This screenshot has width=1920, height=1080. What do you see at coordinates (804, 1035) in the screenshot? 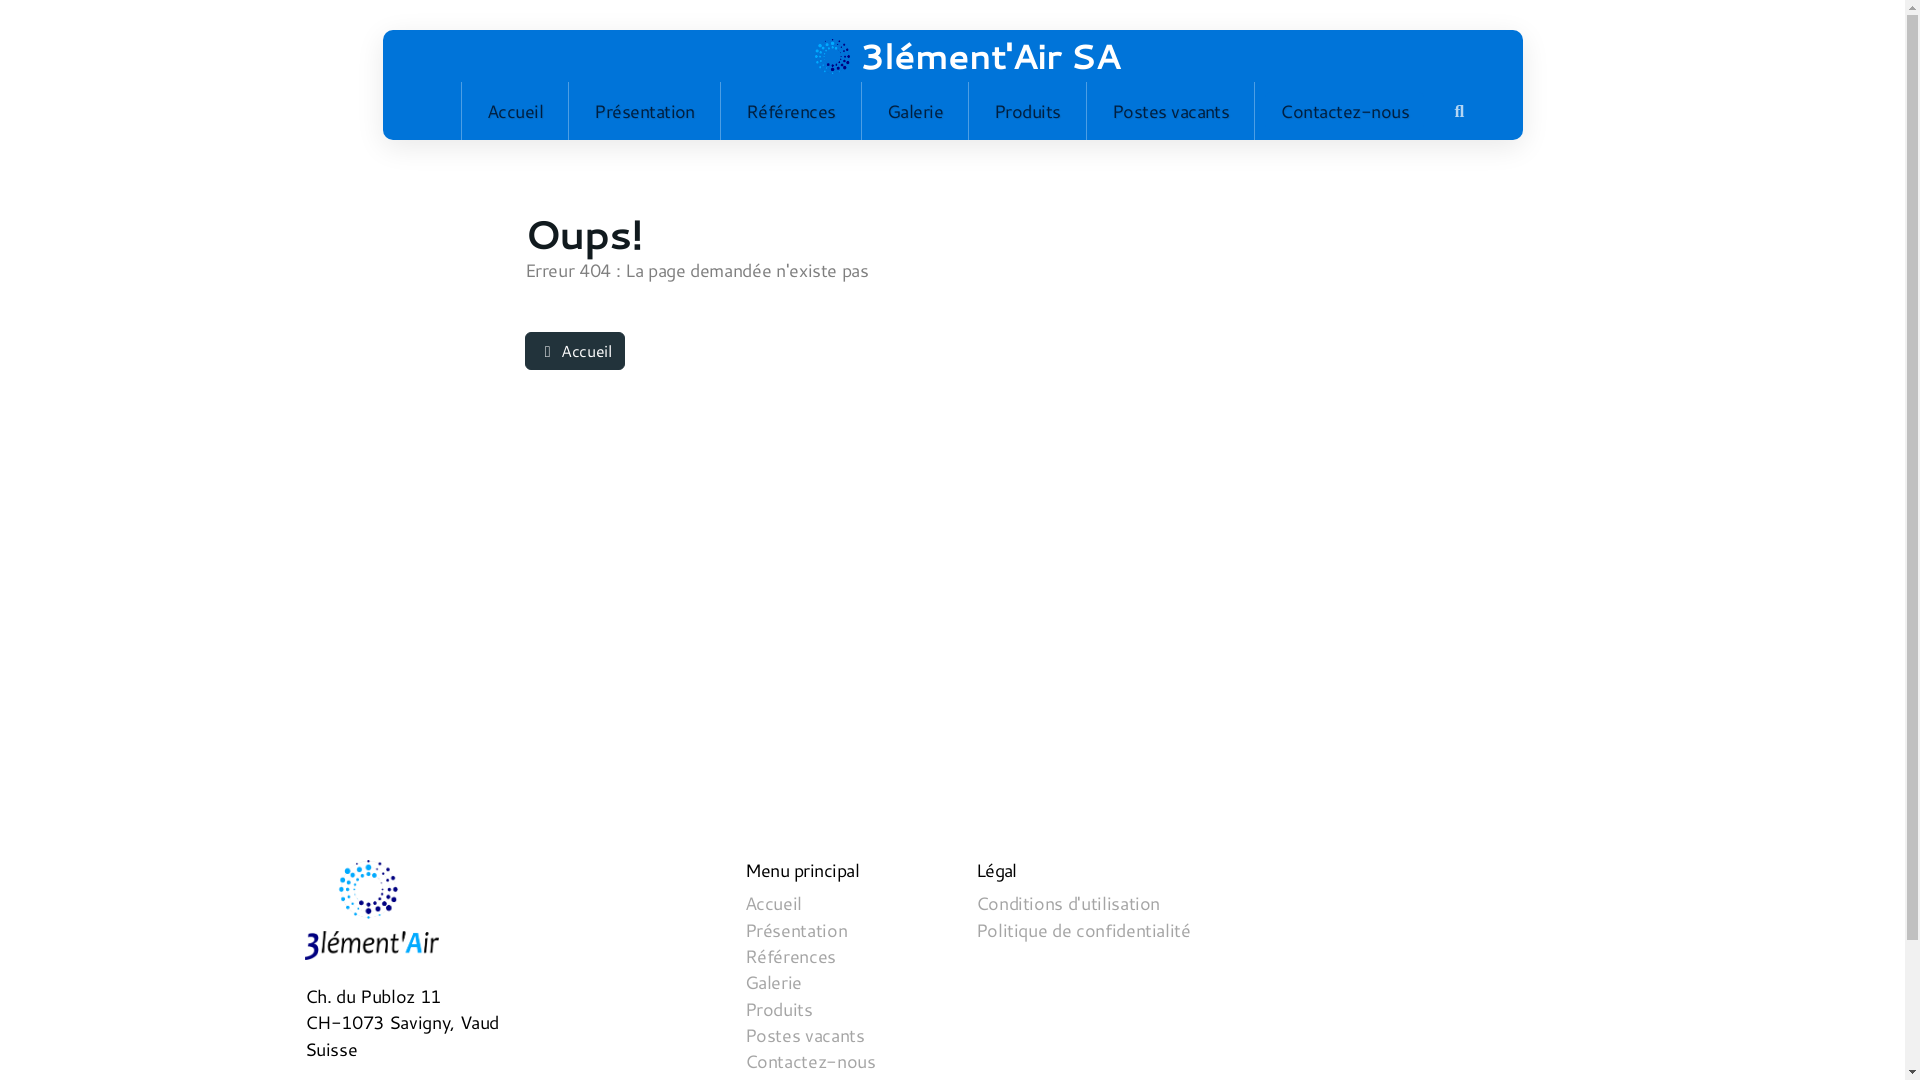
I see `'Postes vacants'` at bounding box center [804, 1035].